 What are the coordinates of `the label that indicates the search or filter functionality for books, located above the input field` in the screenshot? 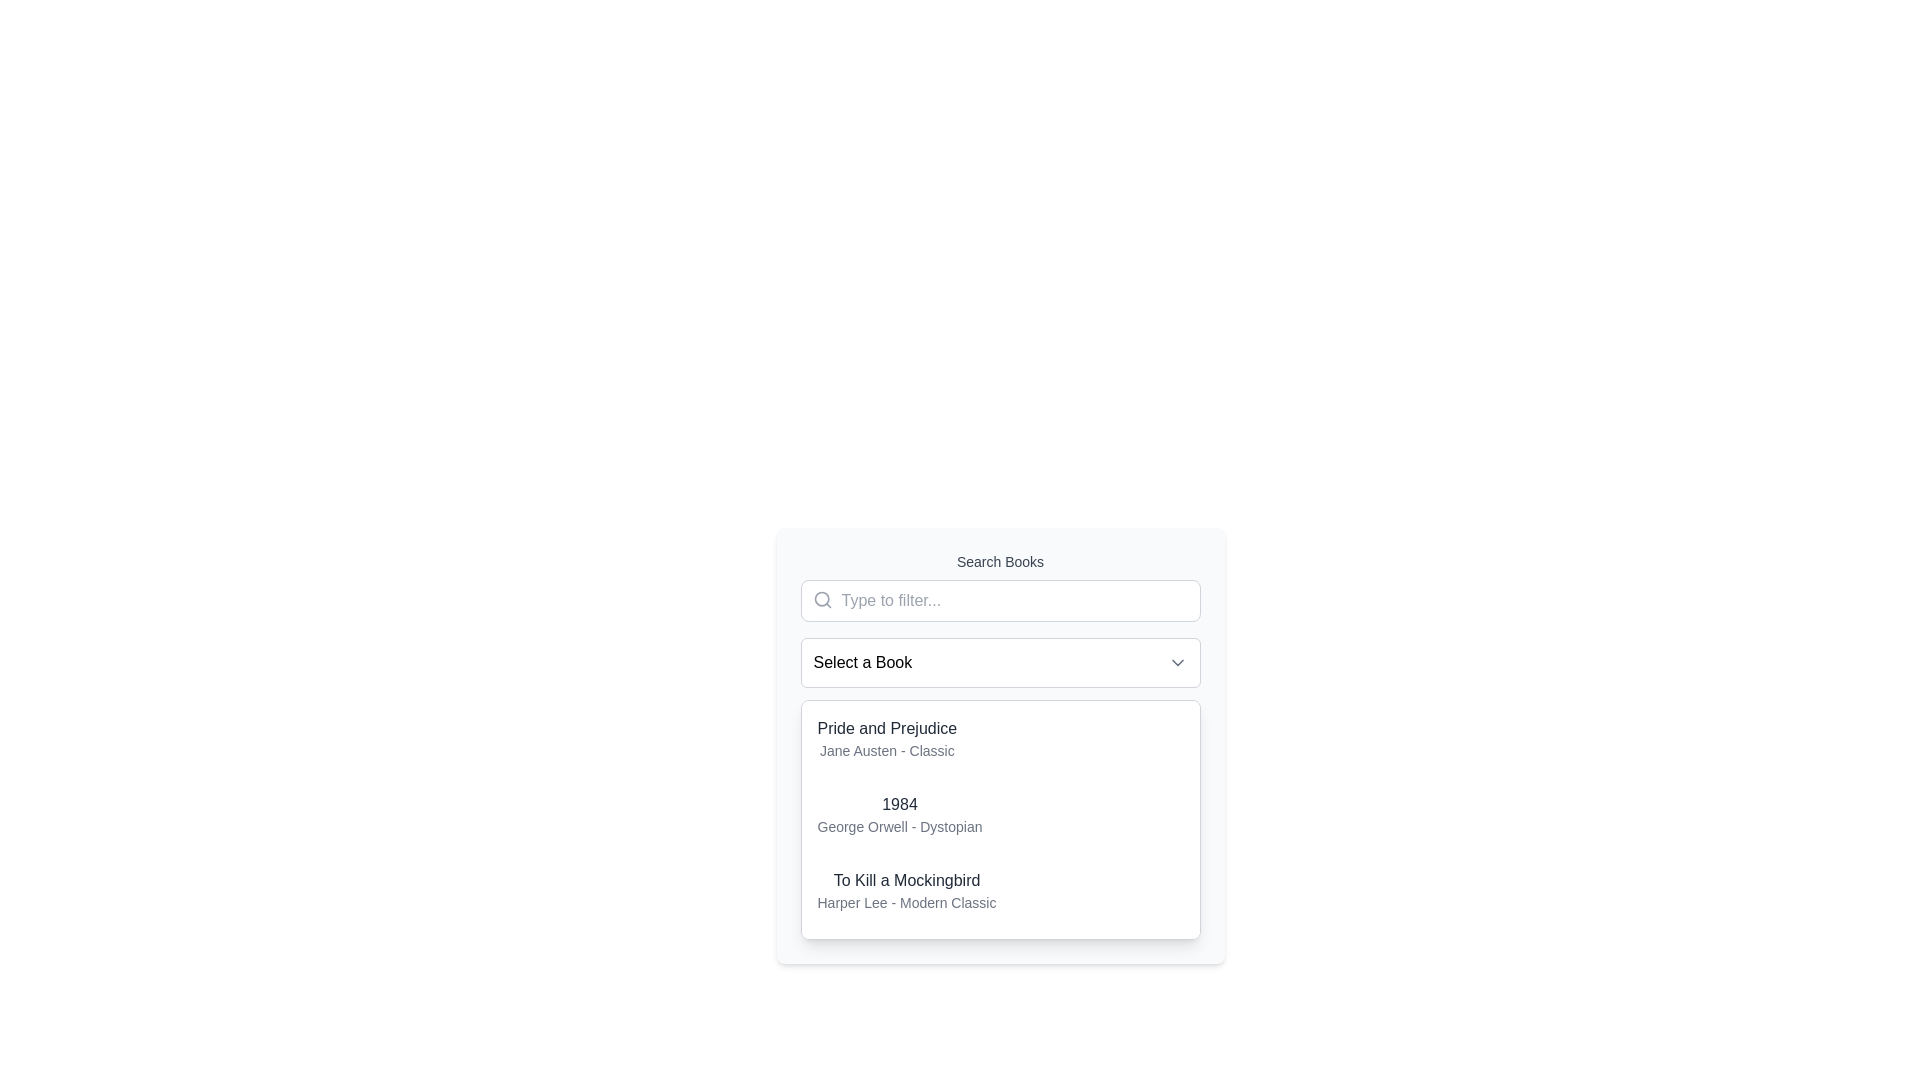 It's located at (1000, 562).